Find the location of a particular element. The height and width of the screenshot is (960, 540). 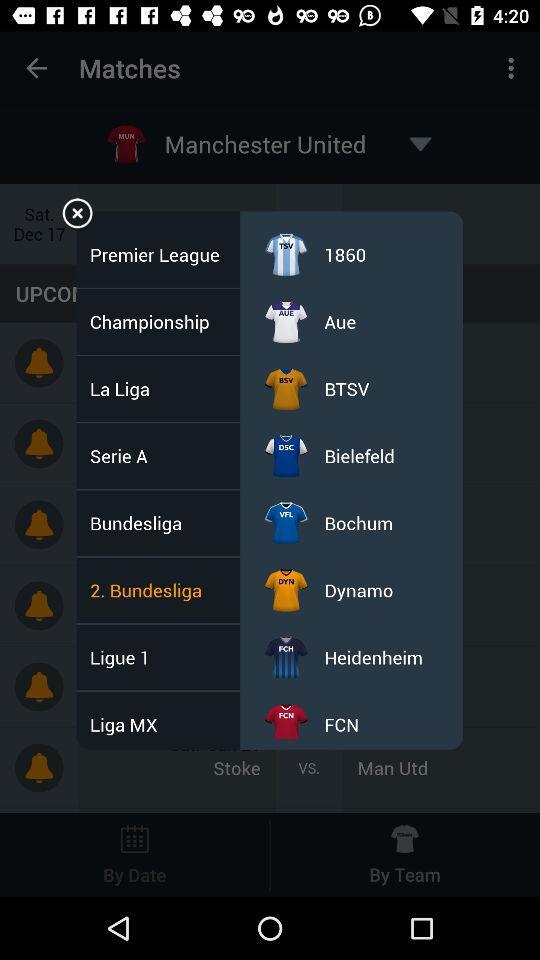

serie a is located at coordinates (125, 456).